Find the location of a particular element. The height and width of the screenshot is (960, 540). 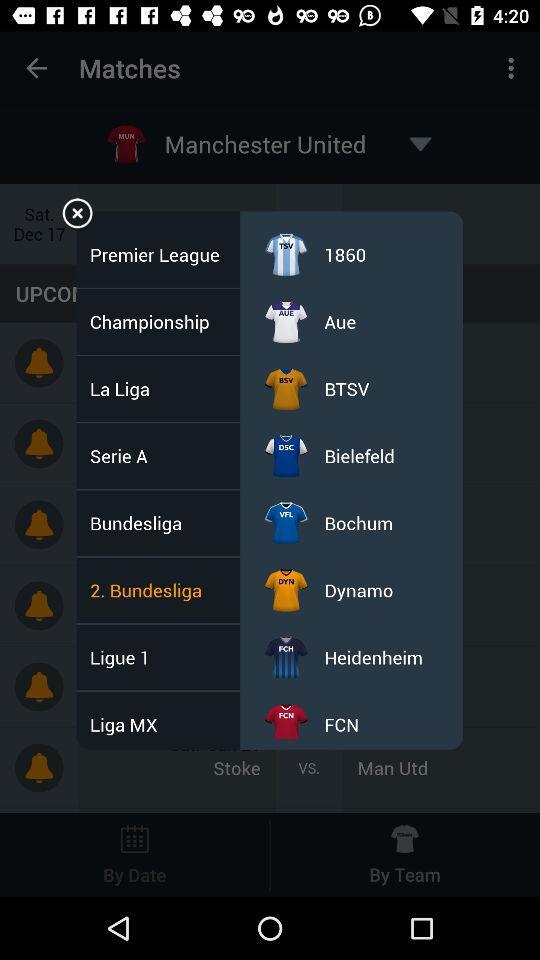

serie a is located at coordinates (125, 456).